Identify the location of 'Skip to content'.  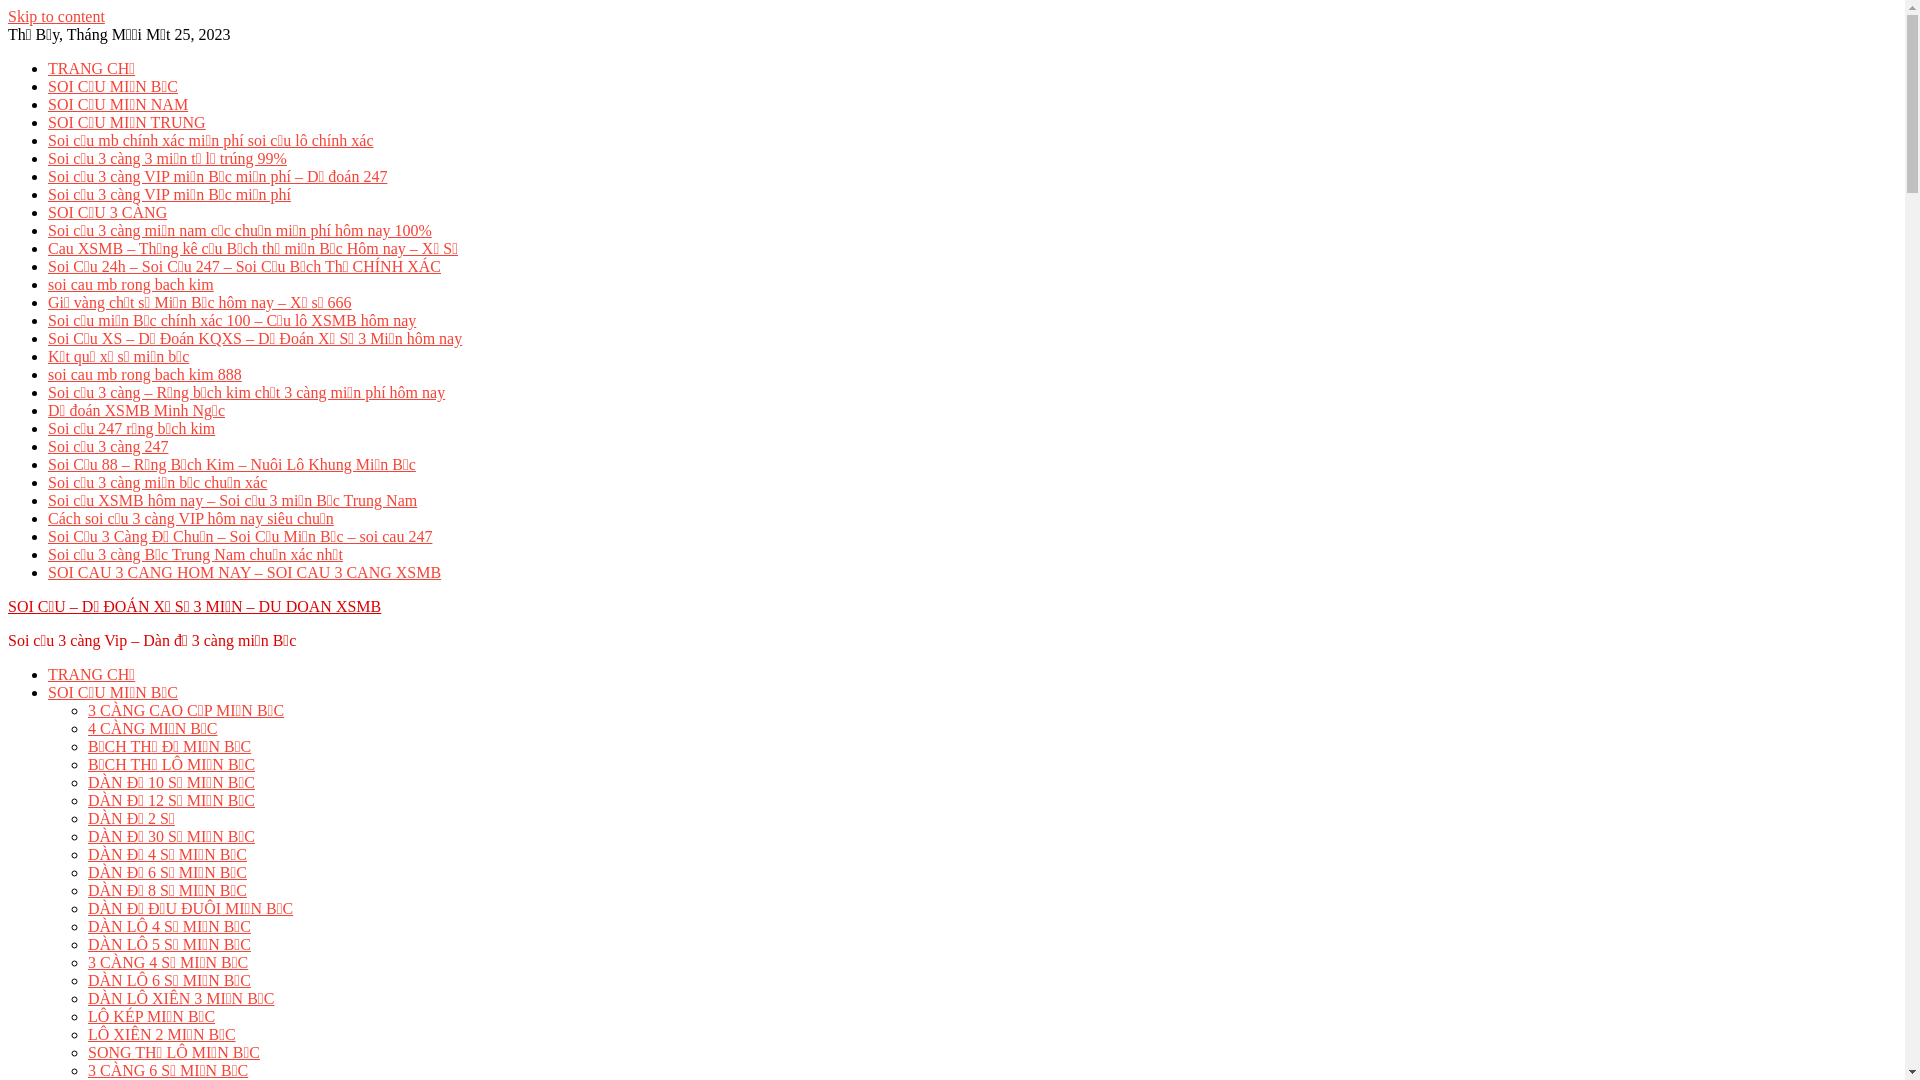
(56, 16).